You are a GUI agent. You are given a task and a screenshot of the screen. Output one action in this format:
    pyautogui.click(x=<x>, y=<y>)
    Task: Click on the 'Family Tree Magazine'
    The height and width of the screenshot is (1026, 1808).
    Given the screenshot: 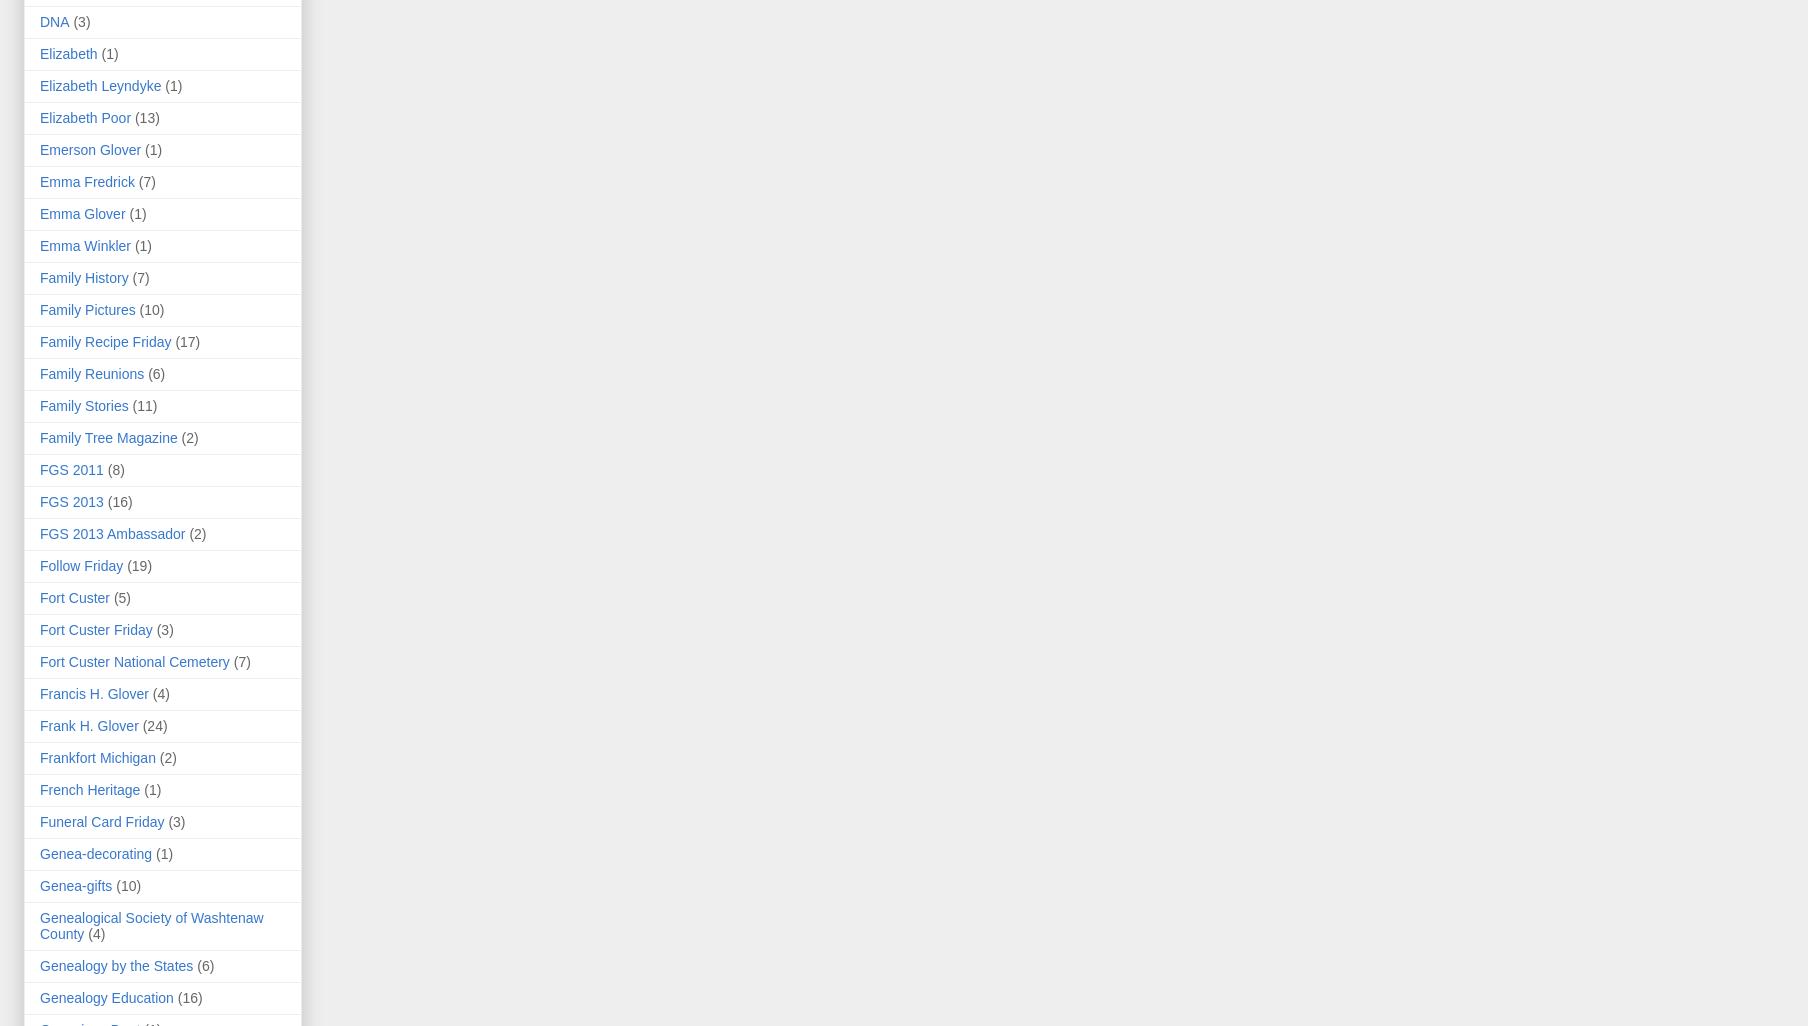 What is the action you would take?
    pyautogui.click(x=107, y=437)
    